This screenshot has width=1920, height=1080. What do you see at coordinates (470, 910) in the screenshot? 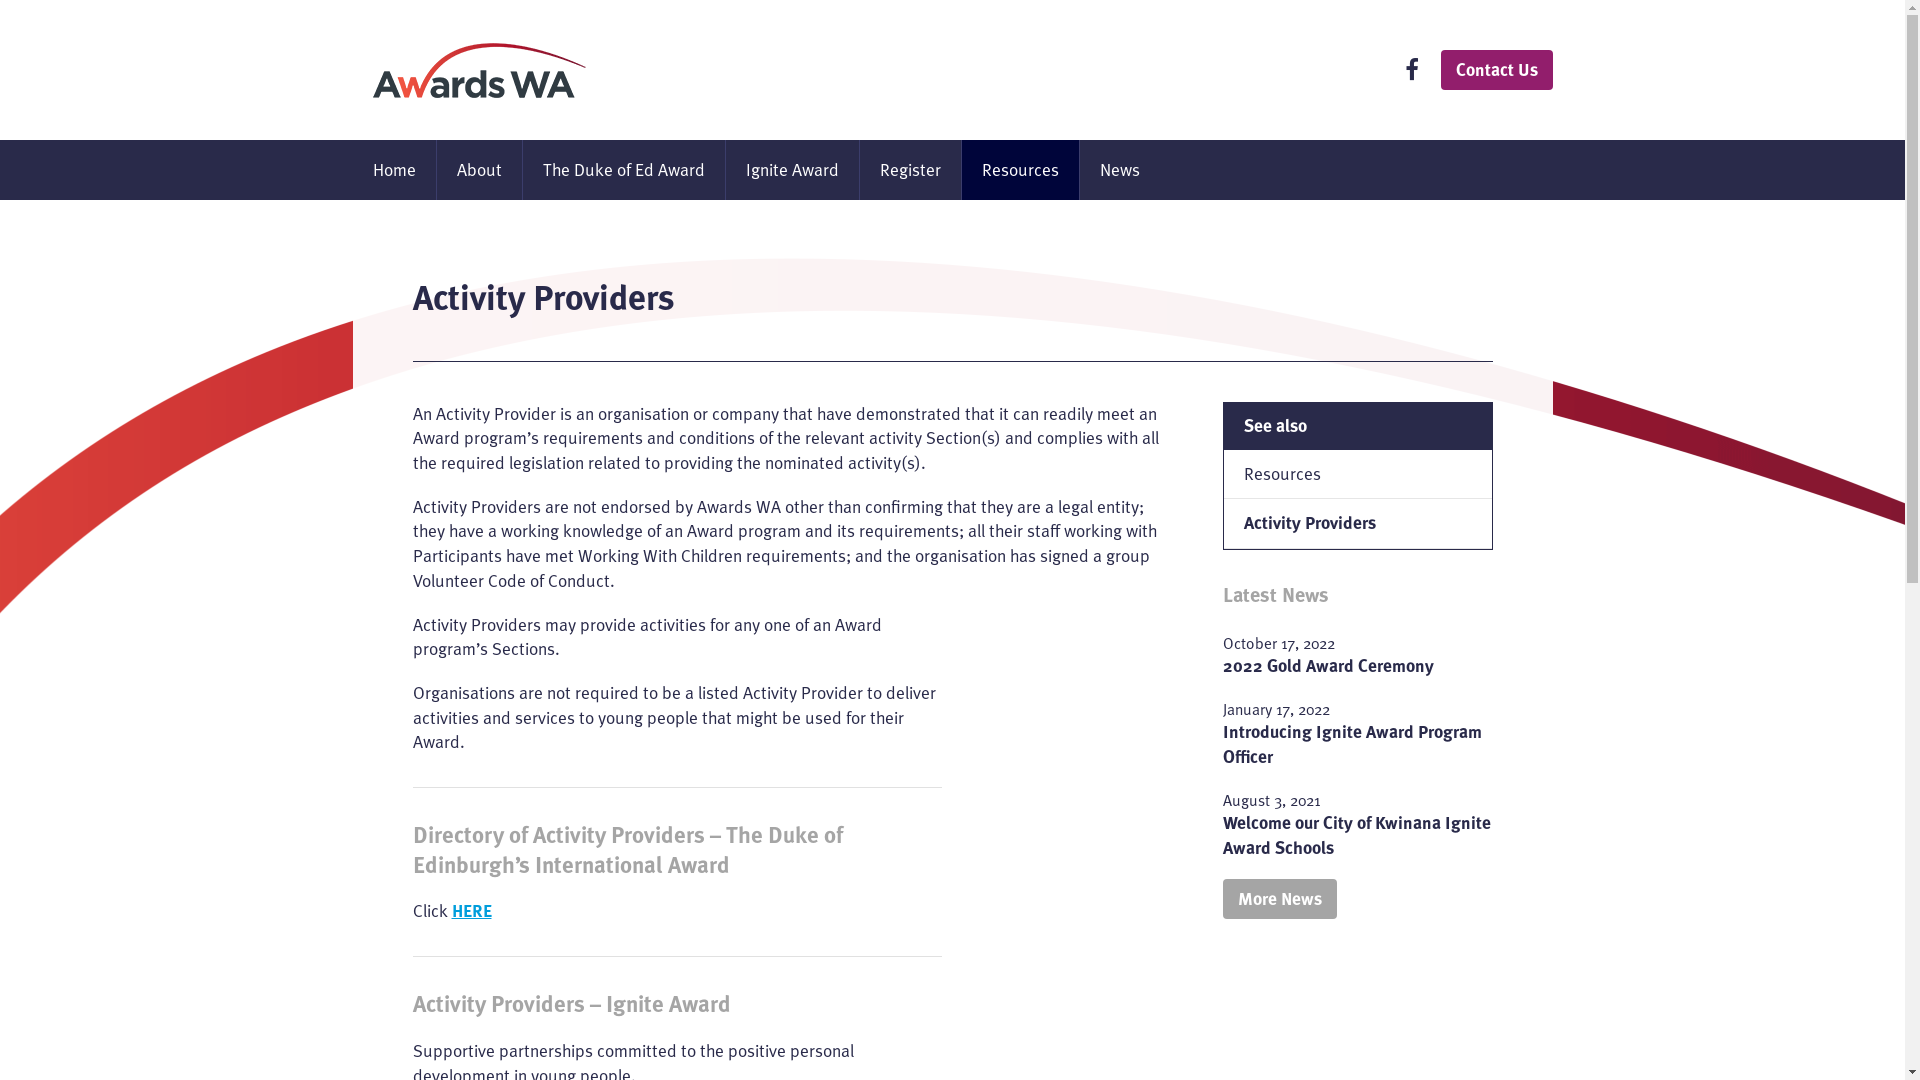
I see `'HERE'` at bounding box center [470, 910].